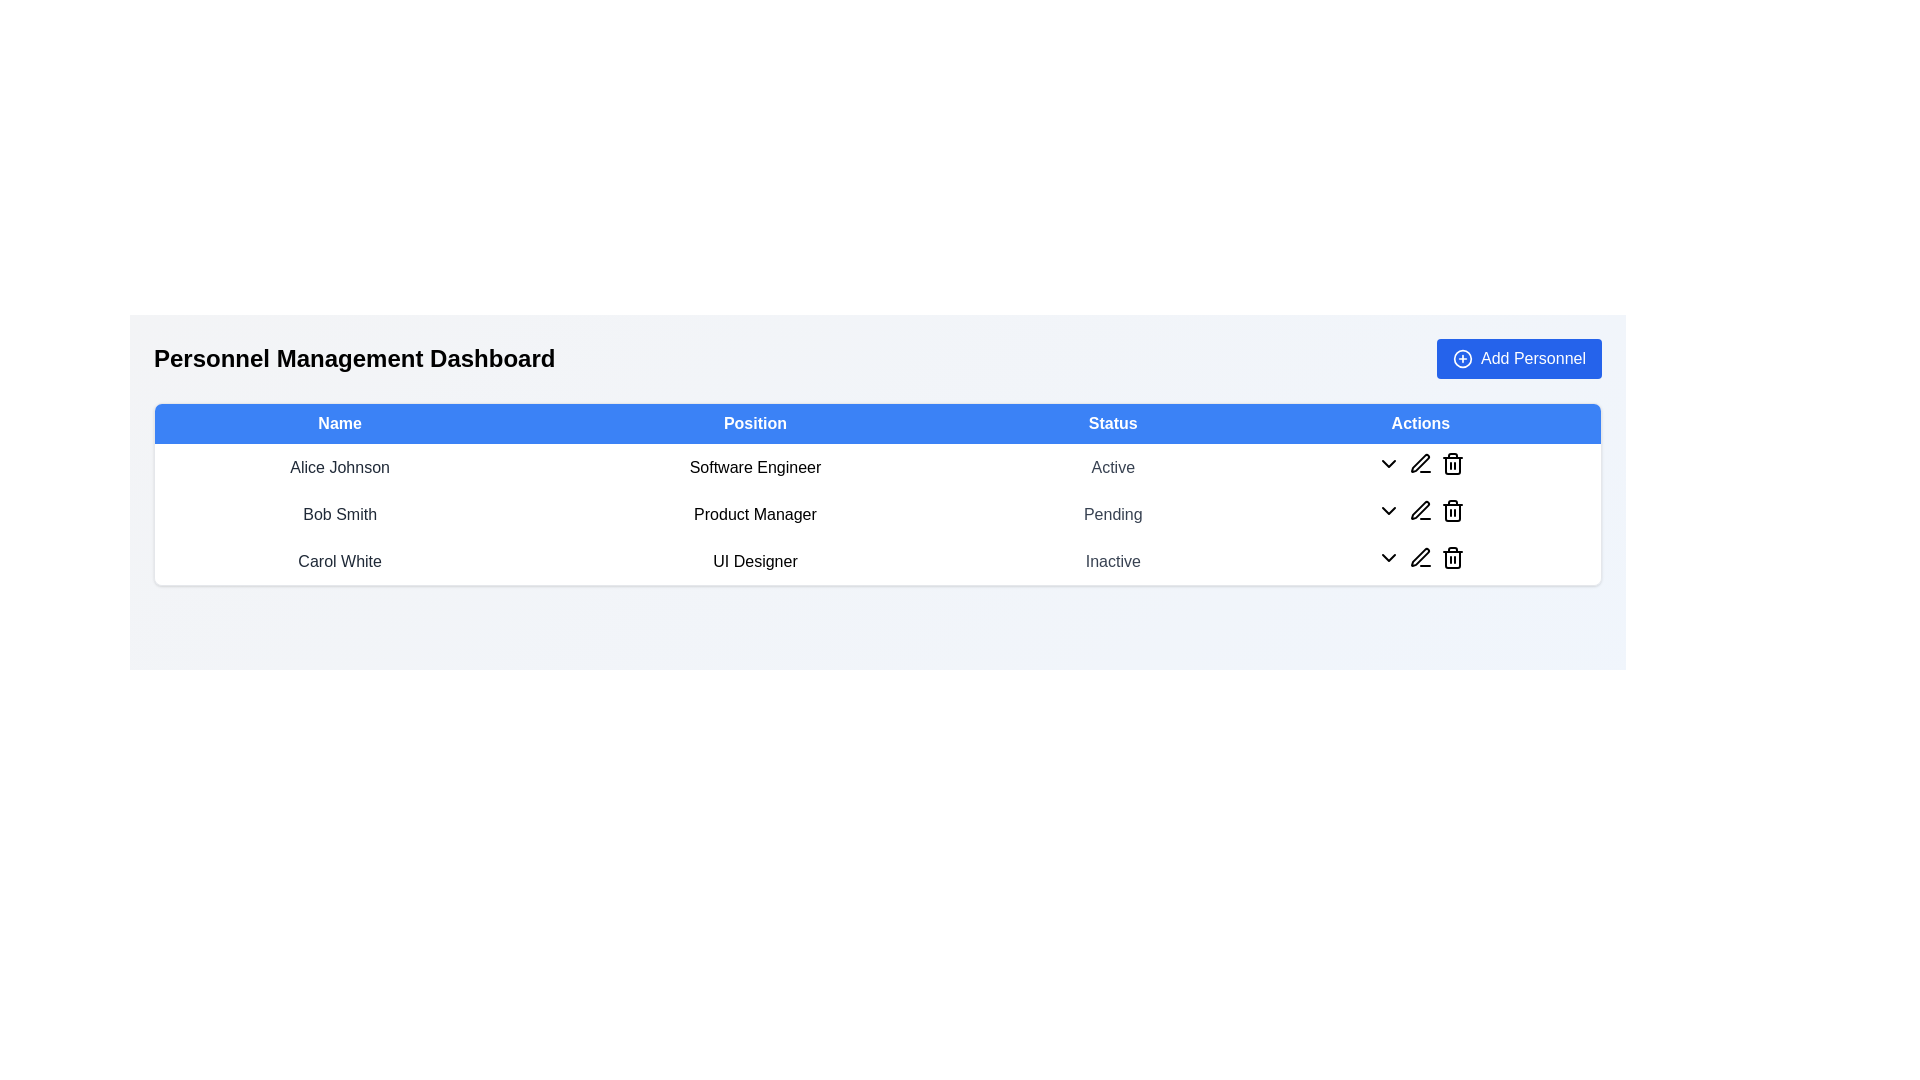 This screenshot has height=1080, width=1920. What do you see at coordinates (340, 513) in the screenshot?
I see `the static text displaying the name of the second personnel in the management dashboard, located in the 'Name' column between 'Alice Johnson' and 'Carol White'` at bounding box center [340, 513].